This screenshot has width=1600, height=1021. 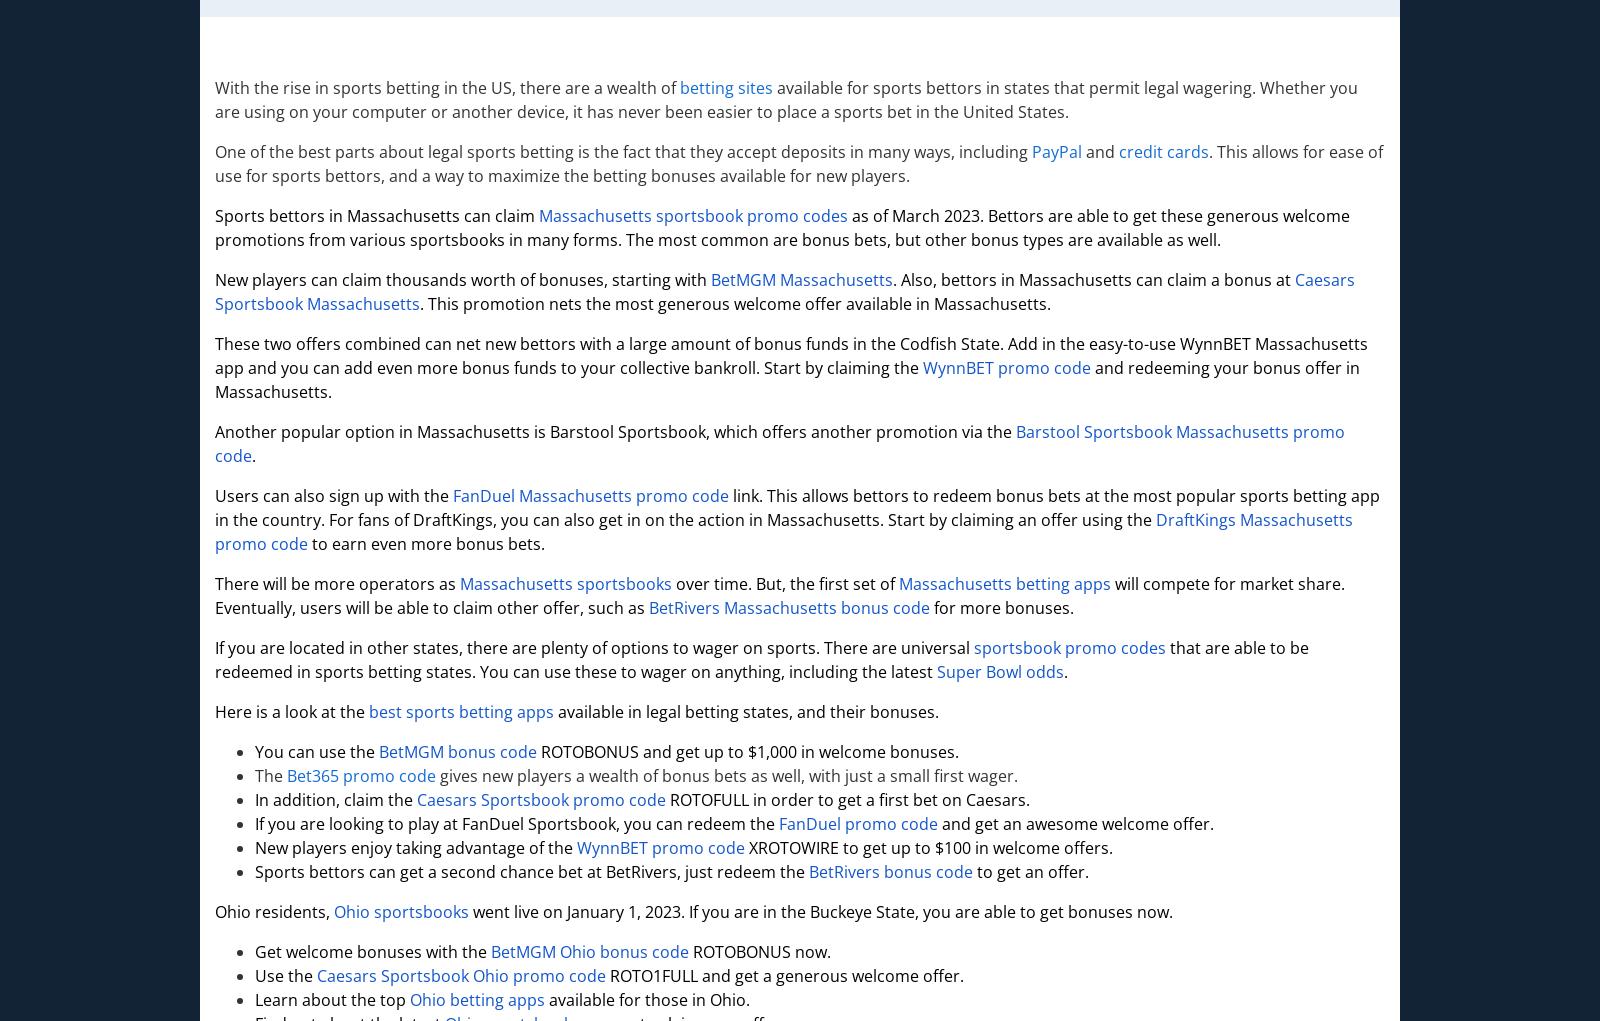 I want to click on 'One of the best parts about legal sports betting is the fact that they accept deposits in many ways, including', so click(x=623, y=152).